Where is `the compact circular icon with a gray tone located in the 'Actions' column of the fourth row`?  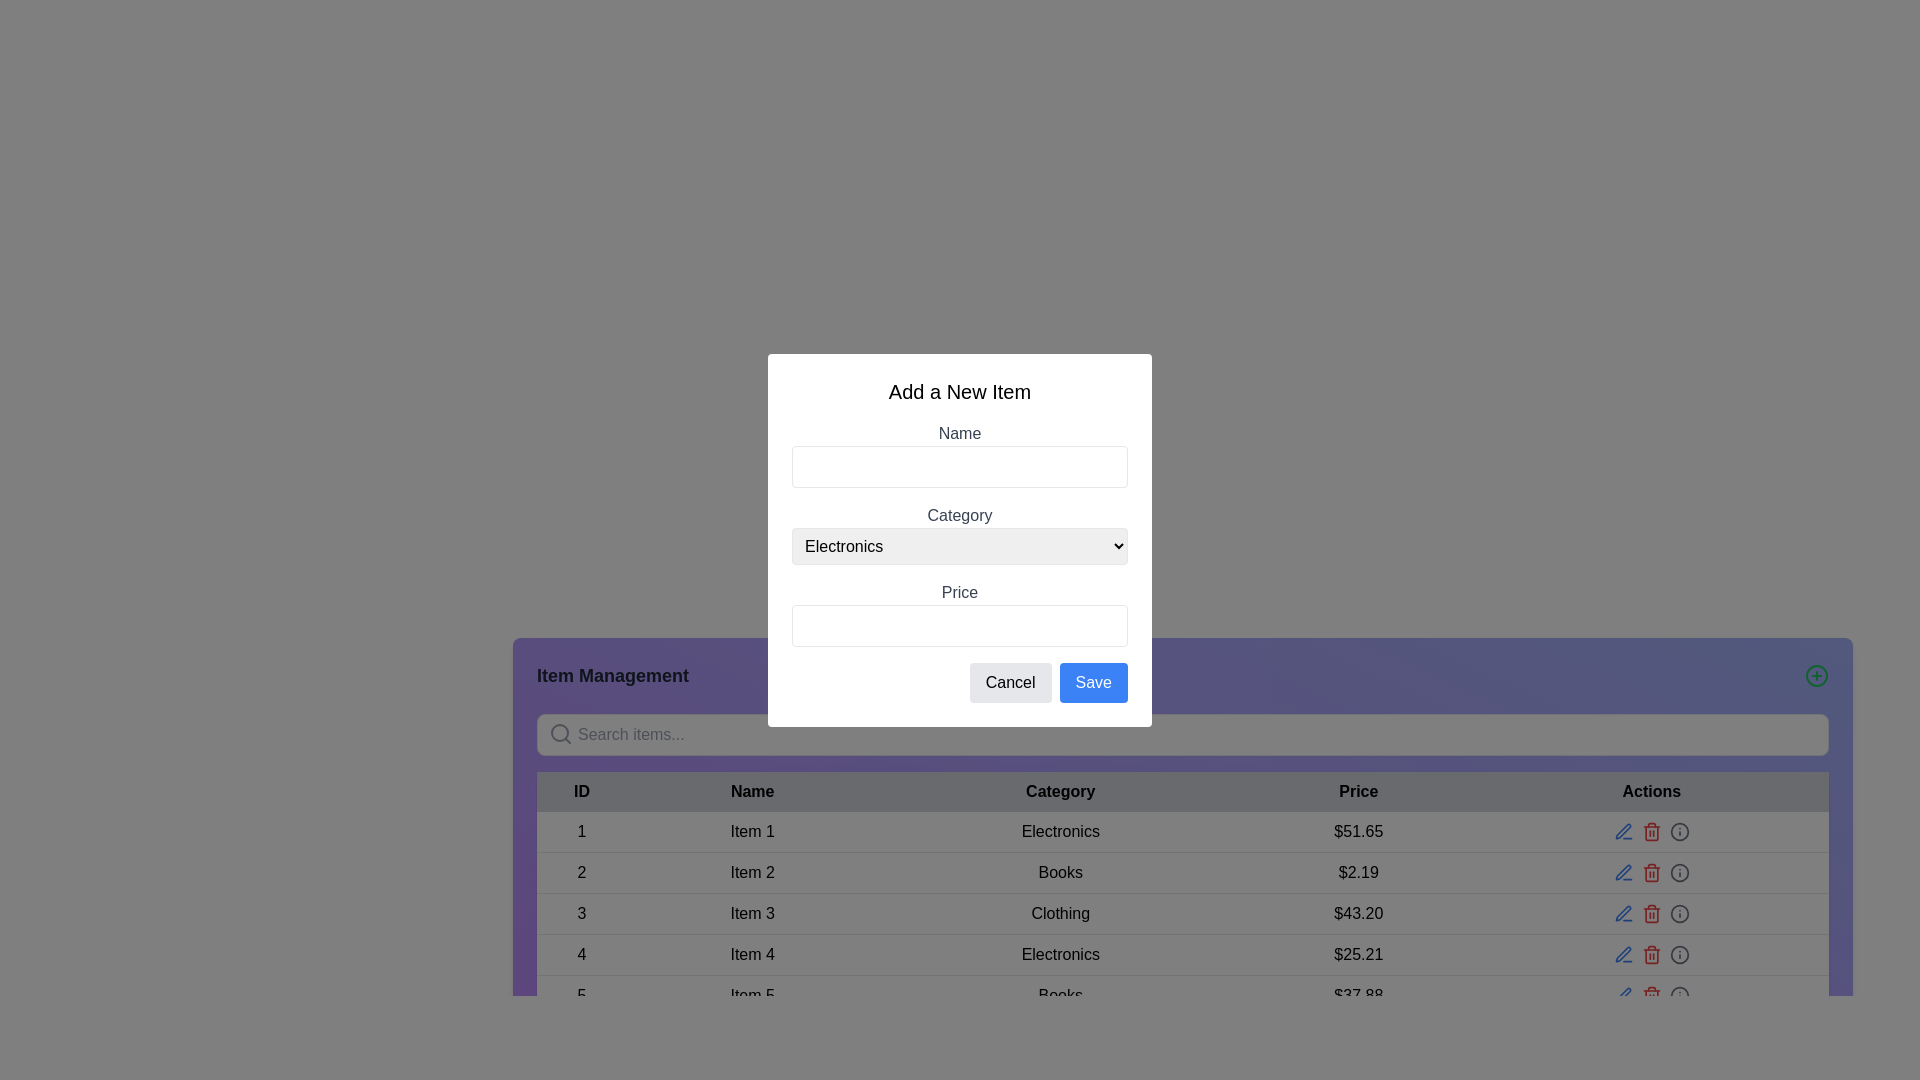
the compact circular icon with a gray tone located in the 'Actions' column of the fourth row is located at coordinates (1679, 954).